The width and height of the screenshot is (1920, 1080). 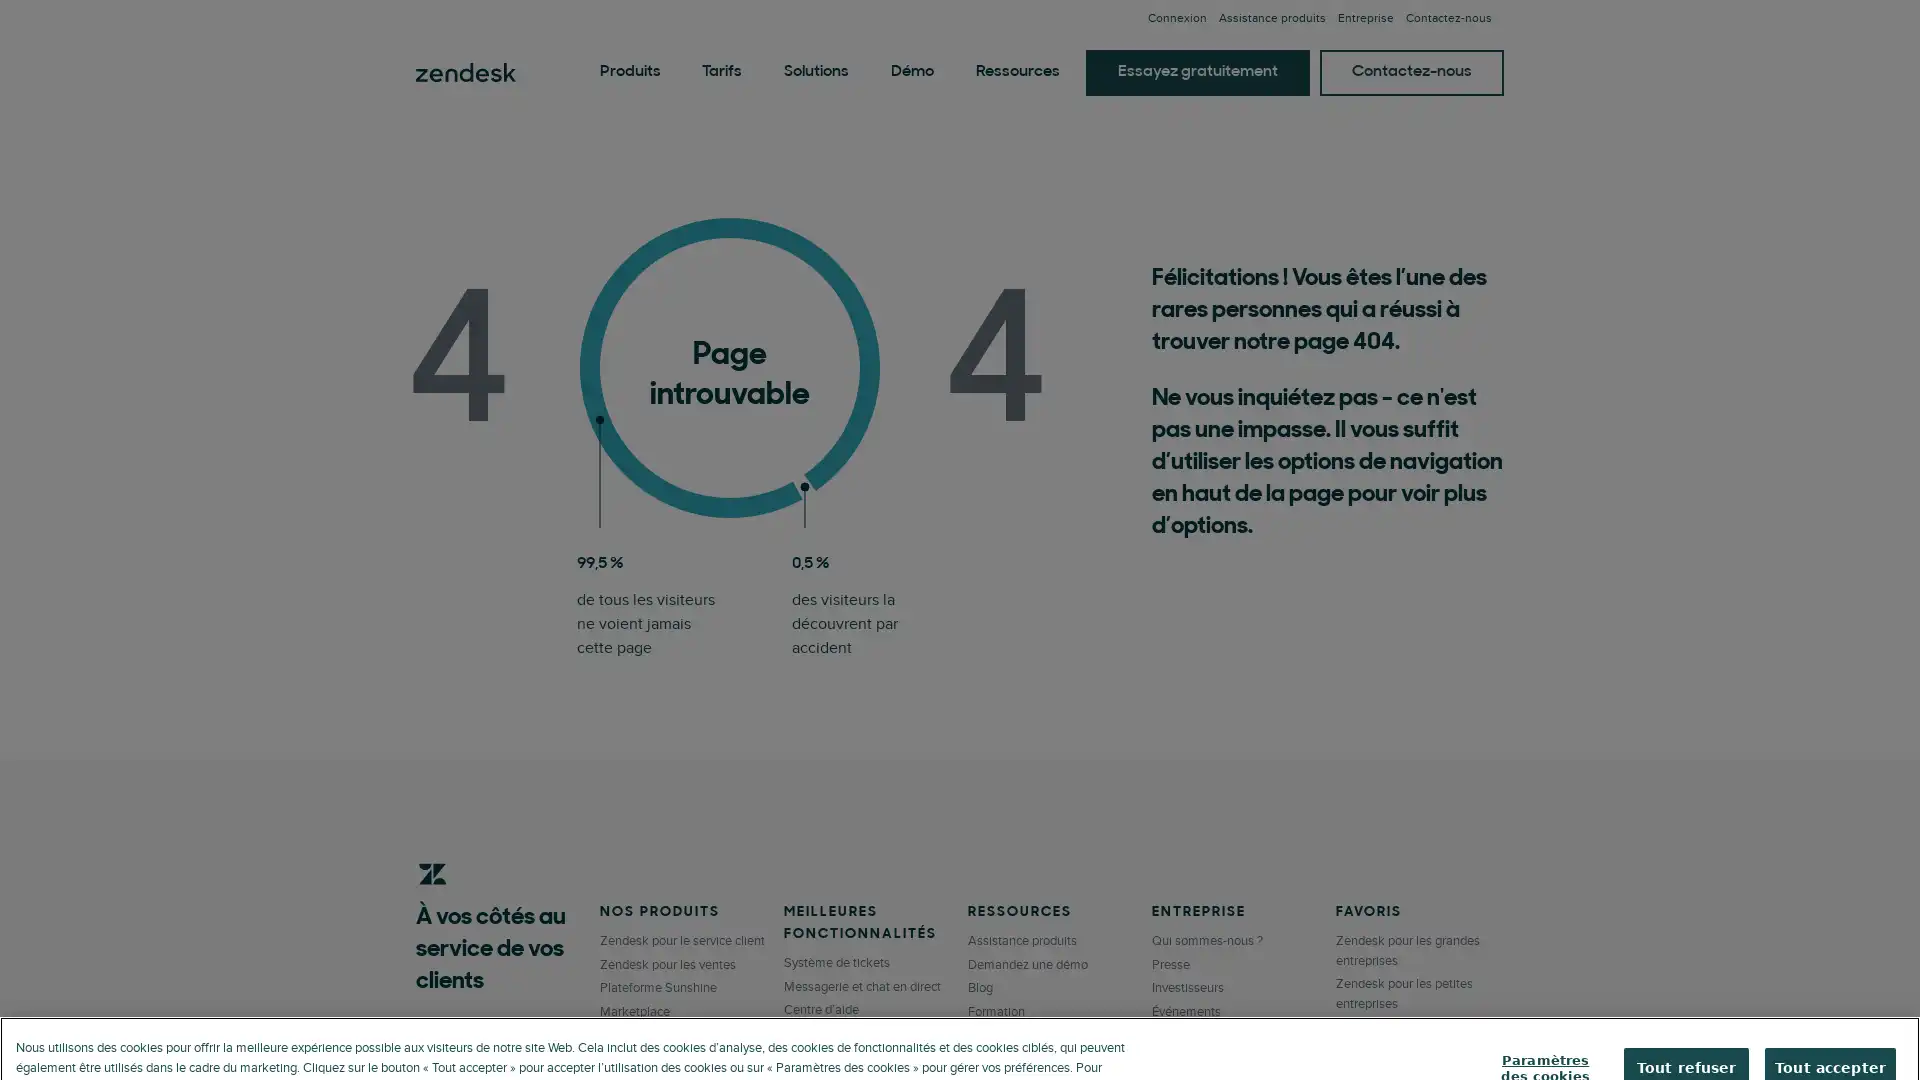 What do you see at coordinates (1690, 1027) in the screenshot?
I see `Tout refuser` at bounding box center [1690, 1027].